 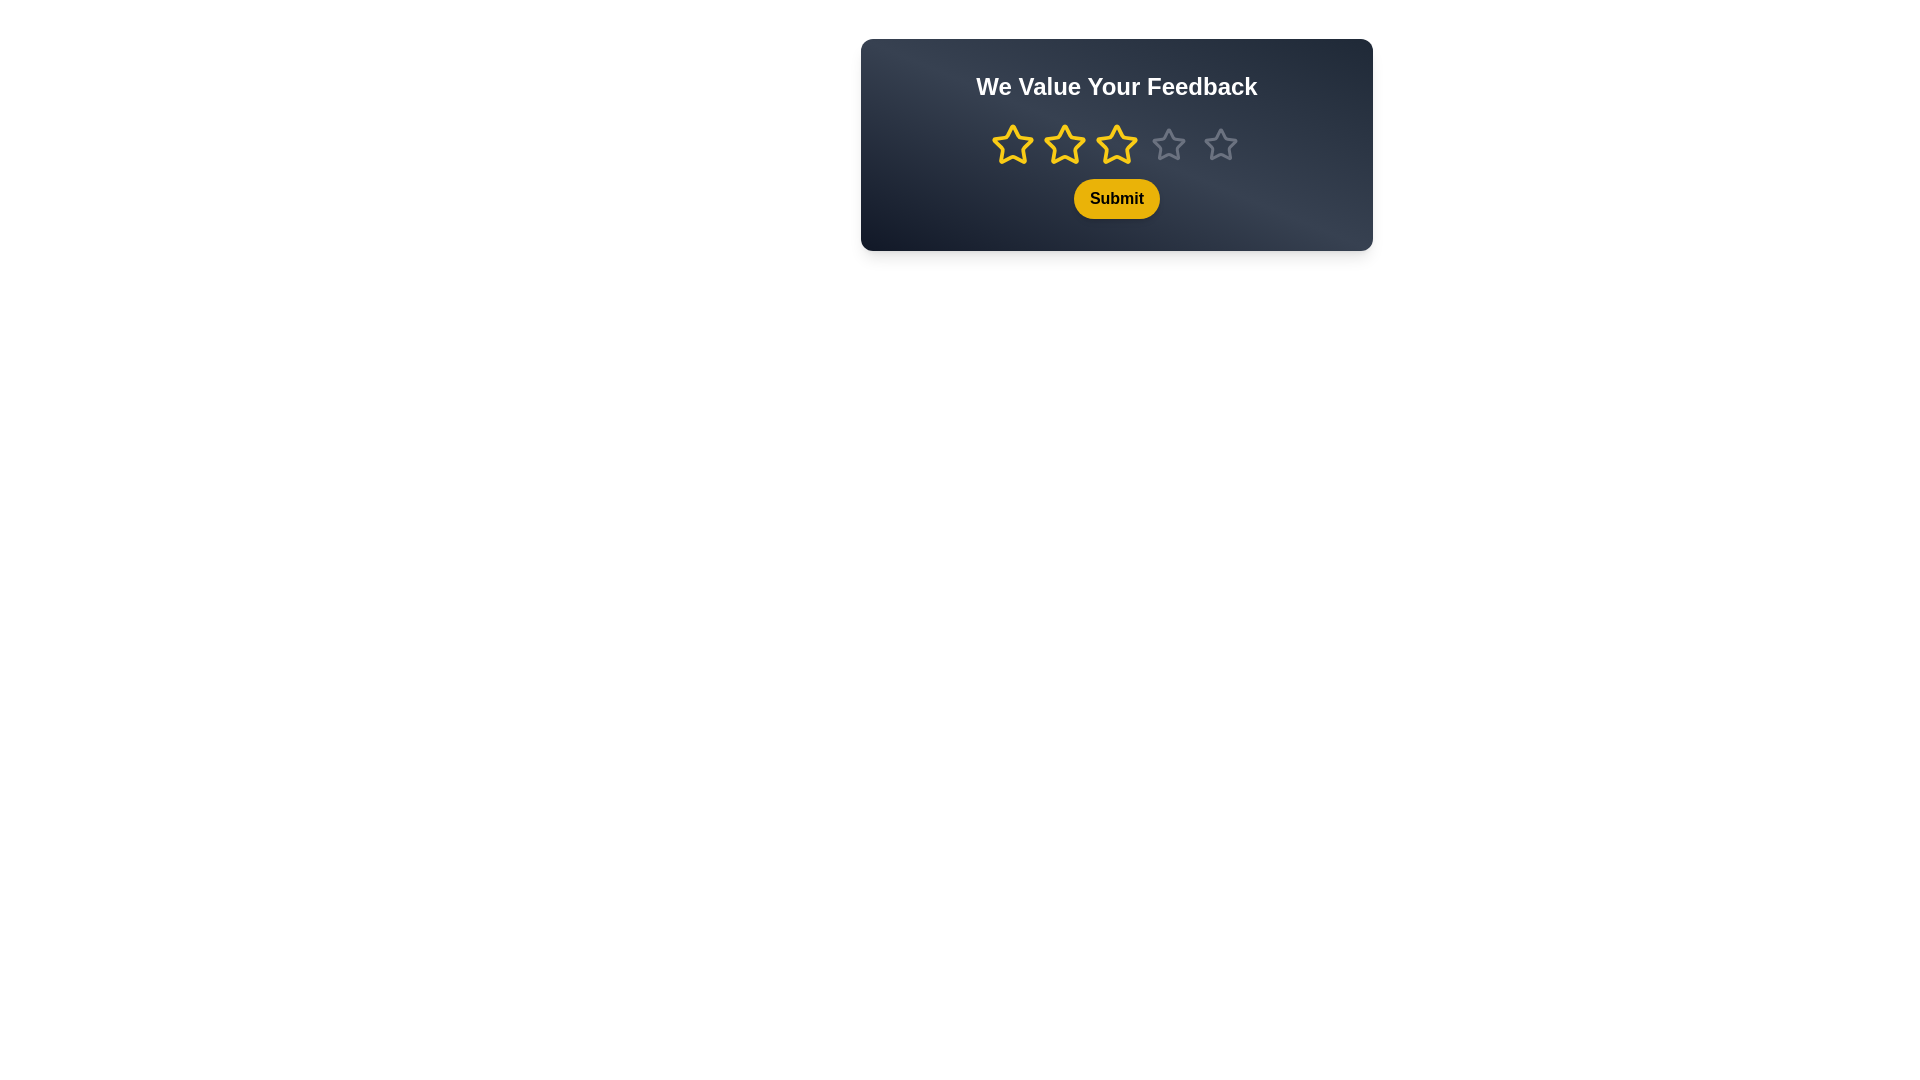 I want to click on the second star in the horizontal row of five stars, so click(x=1116, y=143).